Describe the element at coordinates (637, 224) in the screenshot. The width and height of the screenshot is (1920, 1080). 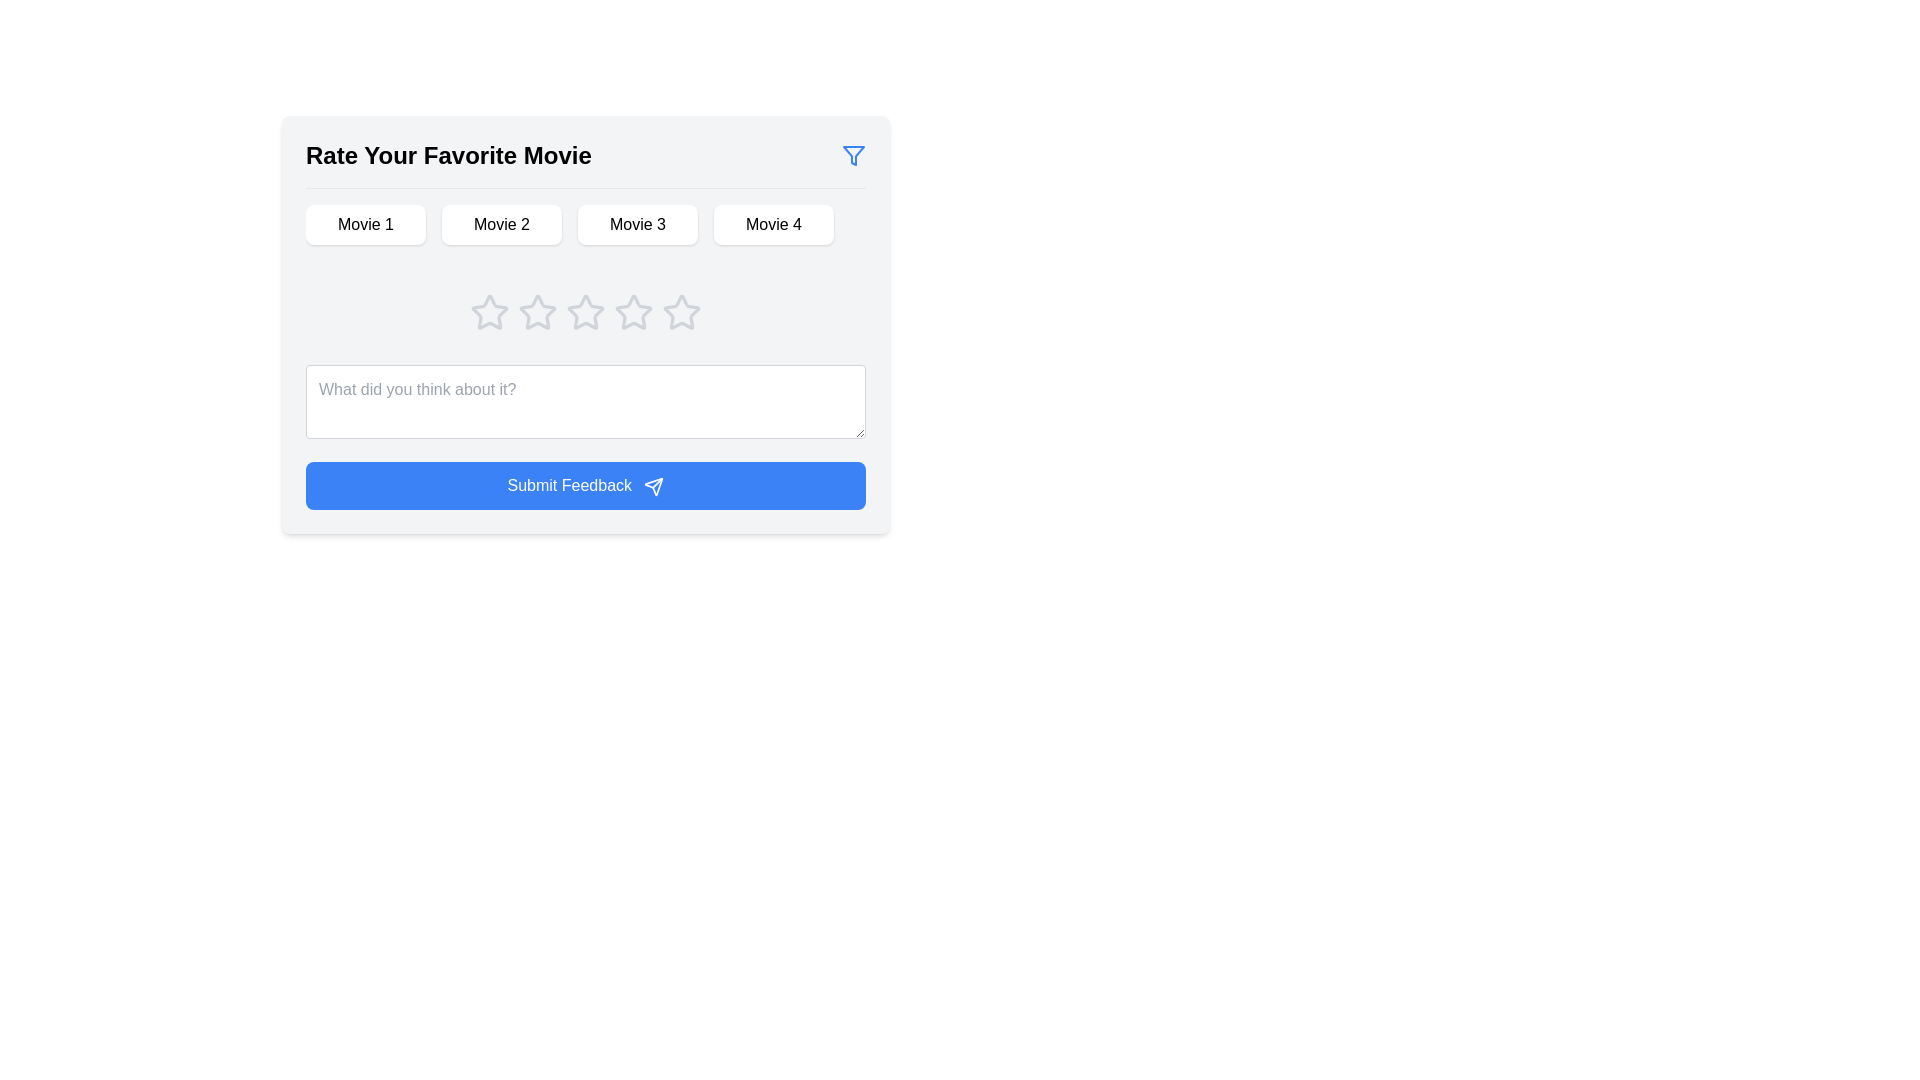
I see `the button labeled 'Movie 3,' which is a rectangular button with rounded corners and a white background` at that location.